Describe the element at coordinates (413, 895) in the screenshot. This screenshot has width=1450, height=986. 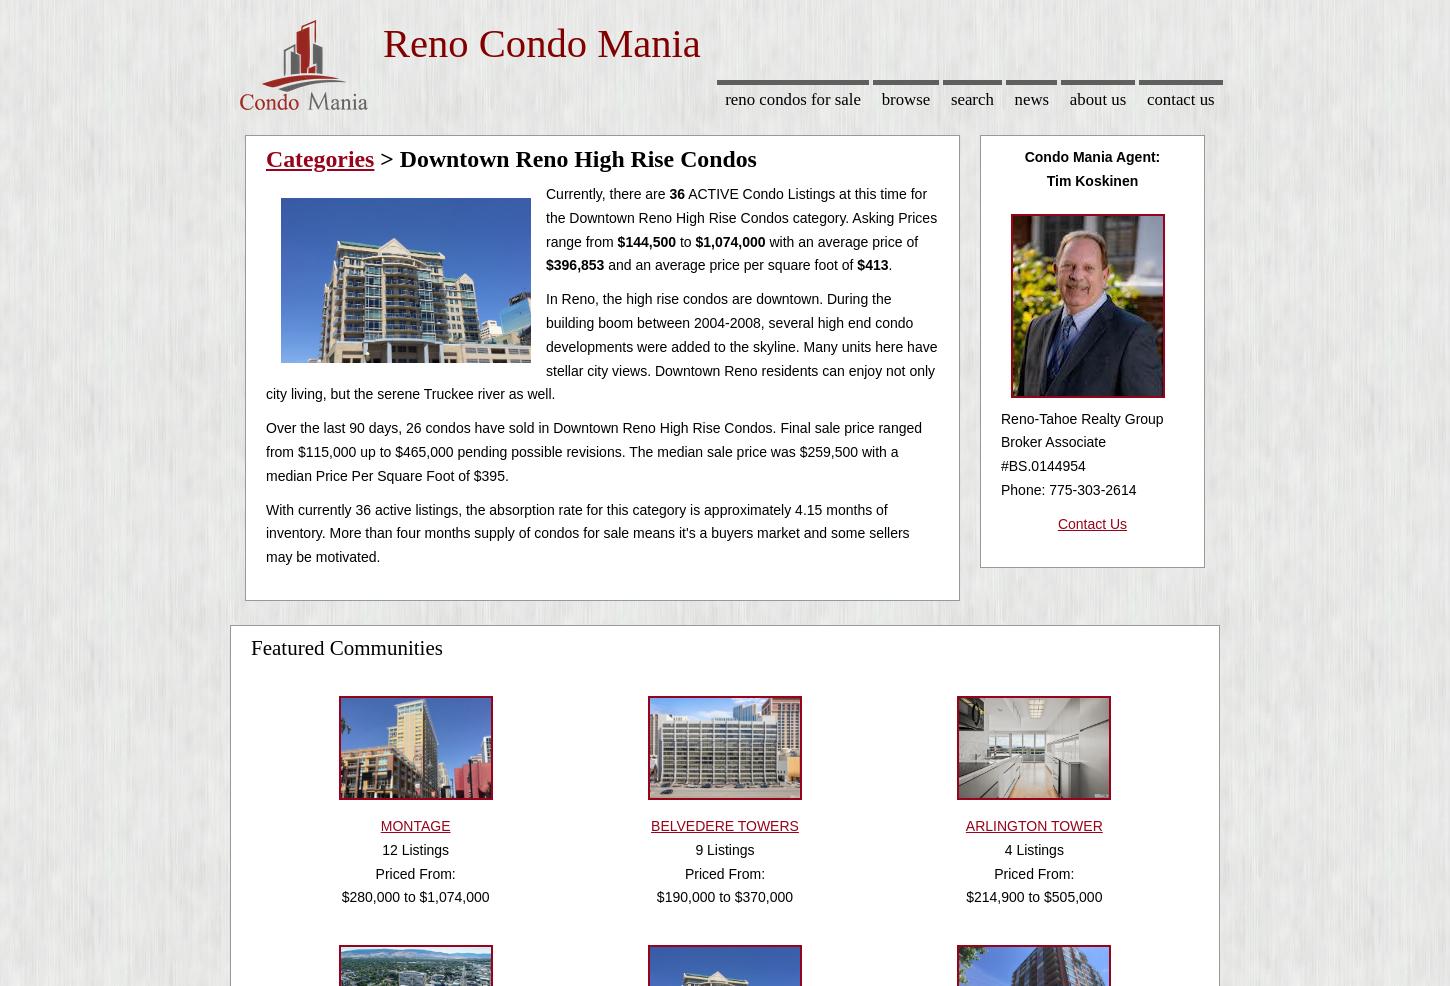
I see `'$280,000 to $1,074,000'` at that location.